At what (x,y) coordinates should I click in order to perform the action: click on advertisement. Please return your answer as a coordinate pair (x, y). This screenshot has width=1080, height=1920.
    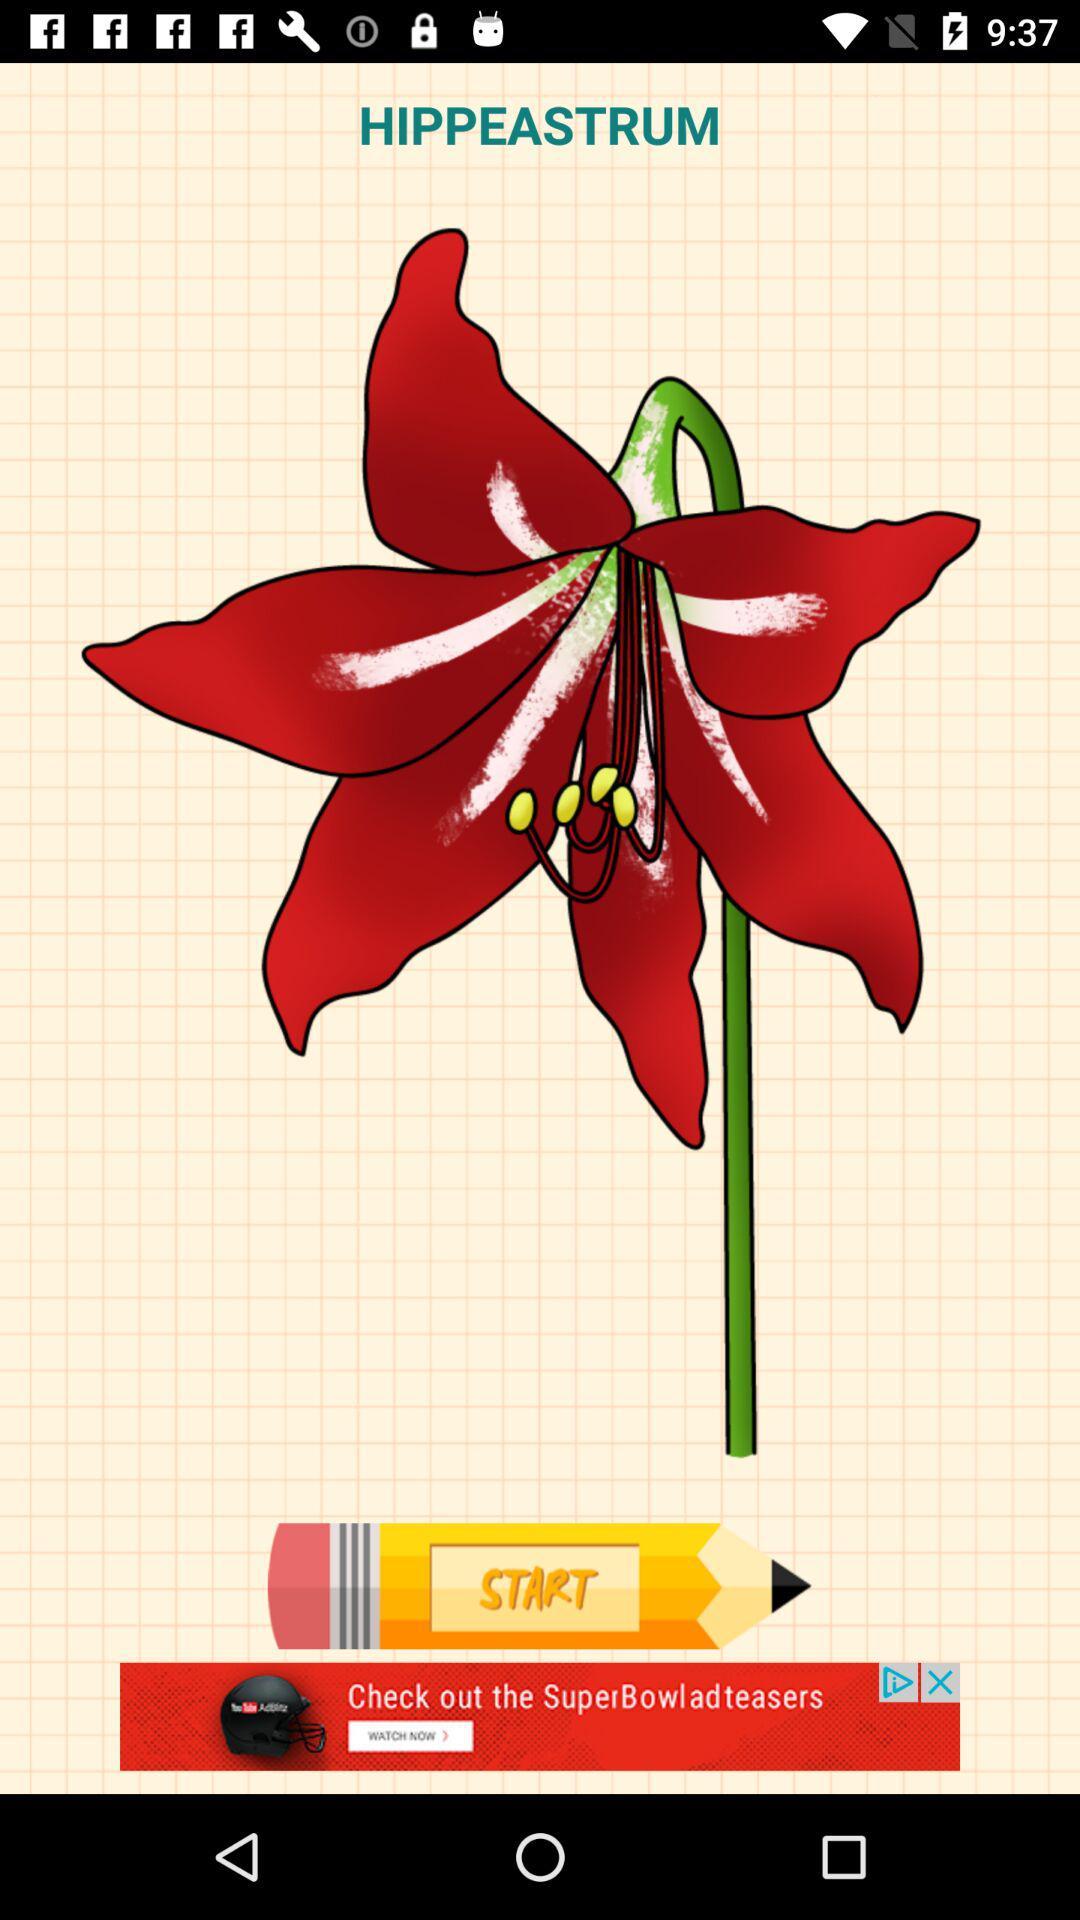
    Looking at the image, I should click on (540, 1727).